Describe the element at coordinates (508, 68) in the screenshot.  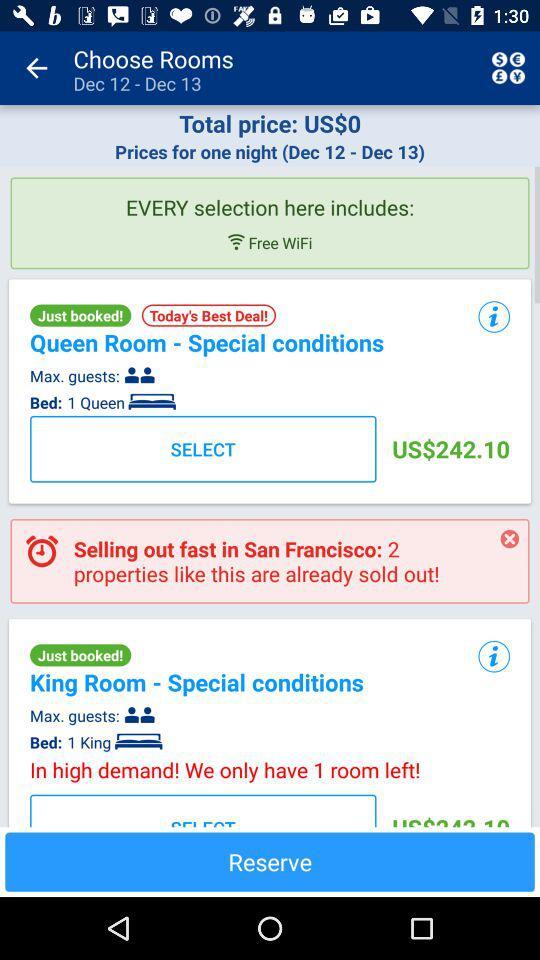
I see `app above the total price us item` at that location.